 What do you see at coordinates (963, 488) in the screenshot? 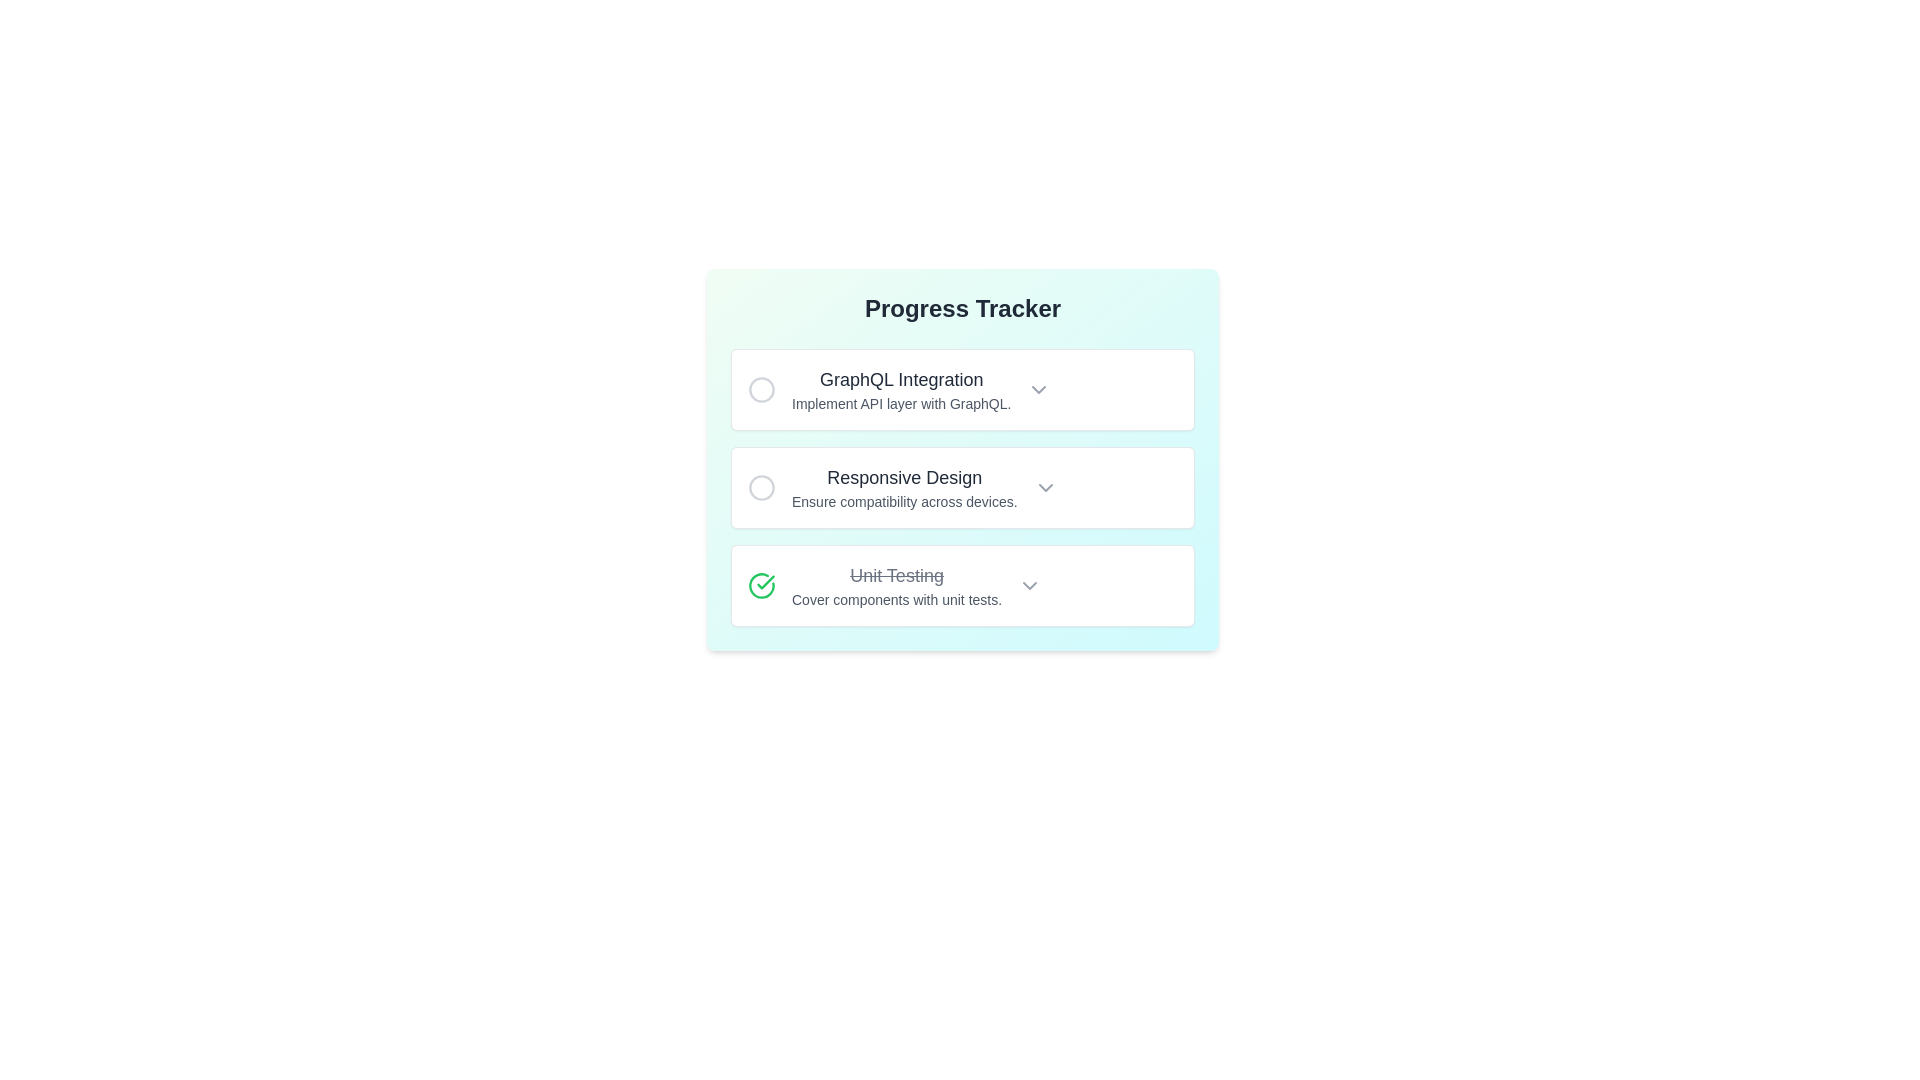
I see `the circular marker on the left side of the 'Responsive Design' task item` at bounding box center [963, 488].